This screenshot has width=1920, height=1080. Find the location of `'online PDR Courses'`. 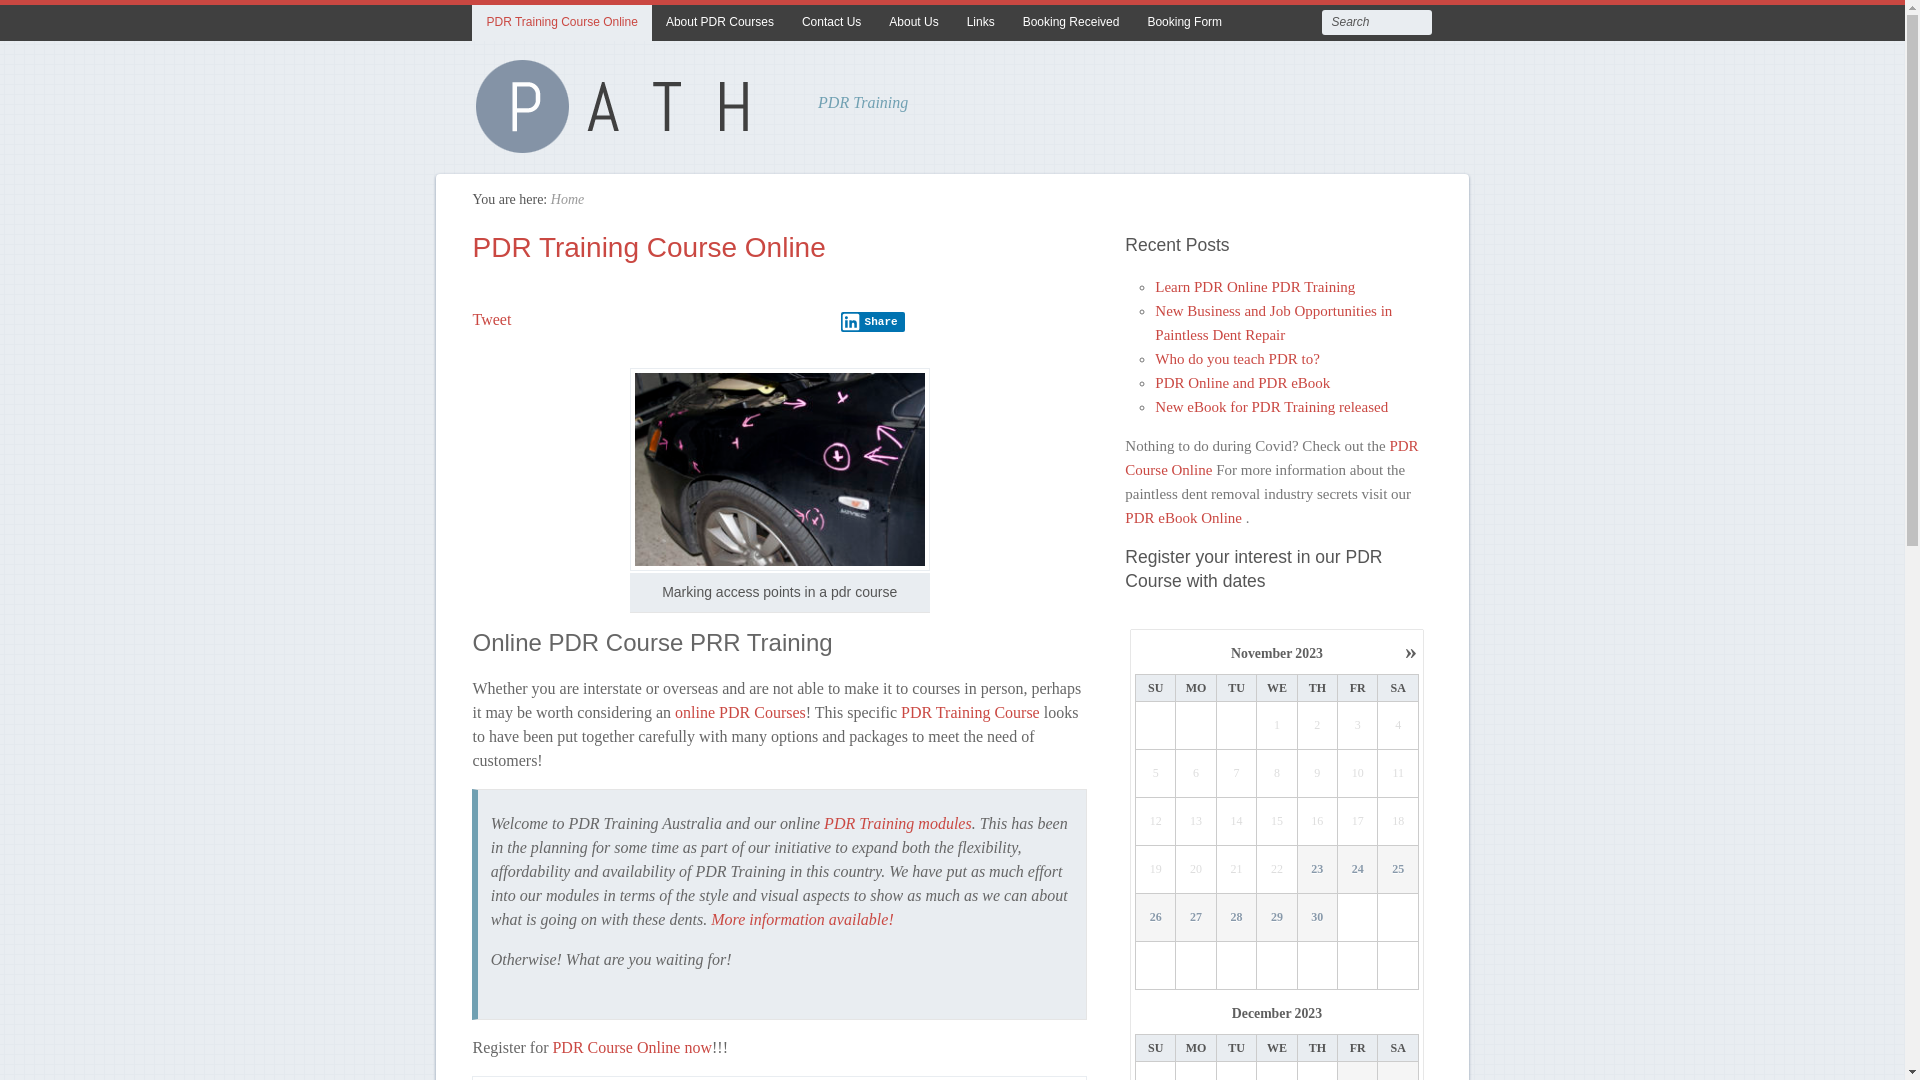

'online PDR Courses' is located at coordinates (739, 711).